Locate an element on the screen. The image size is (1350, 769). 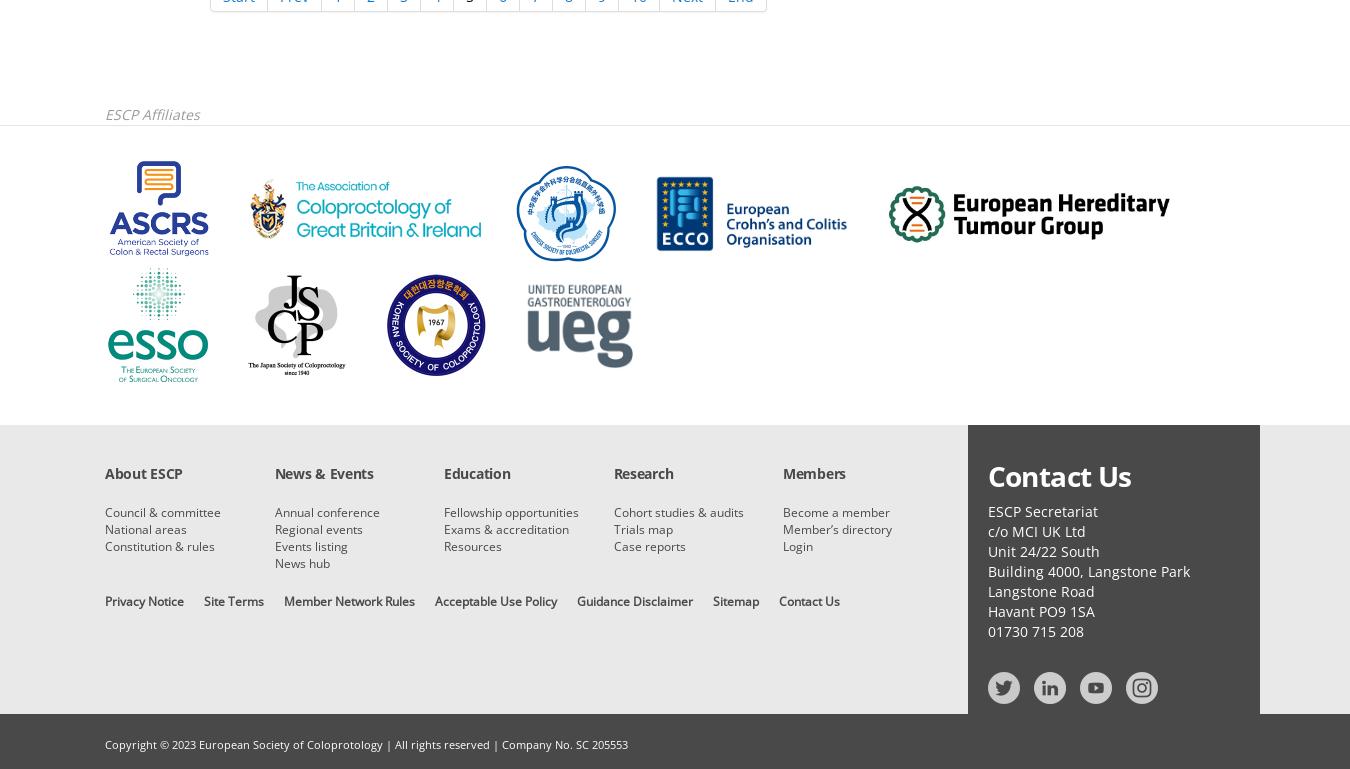
'Site Terms' is located at coordinates (232, 600).